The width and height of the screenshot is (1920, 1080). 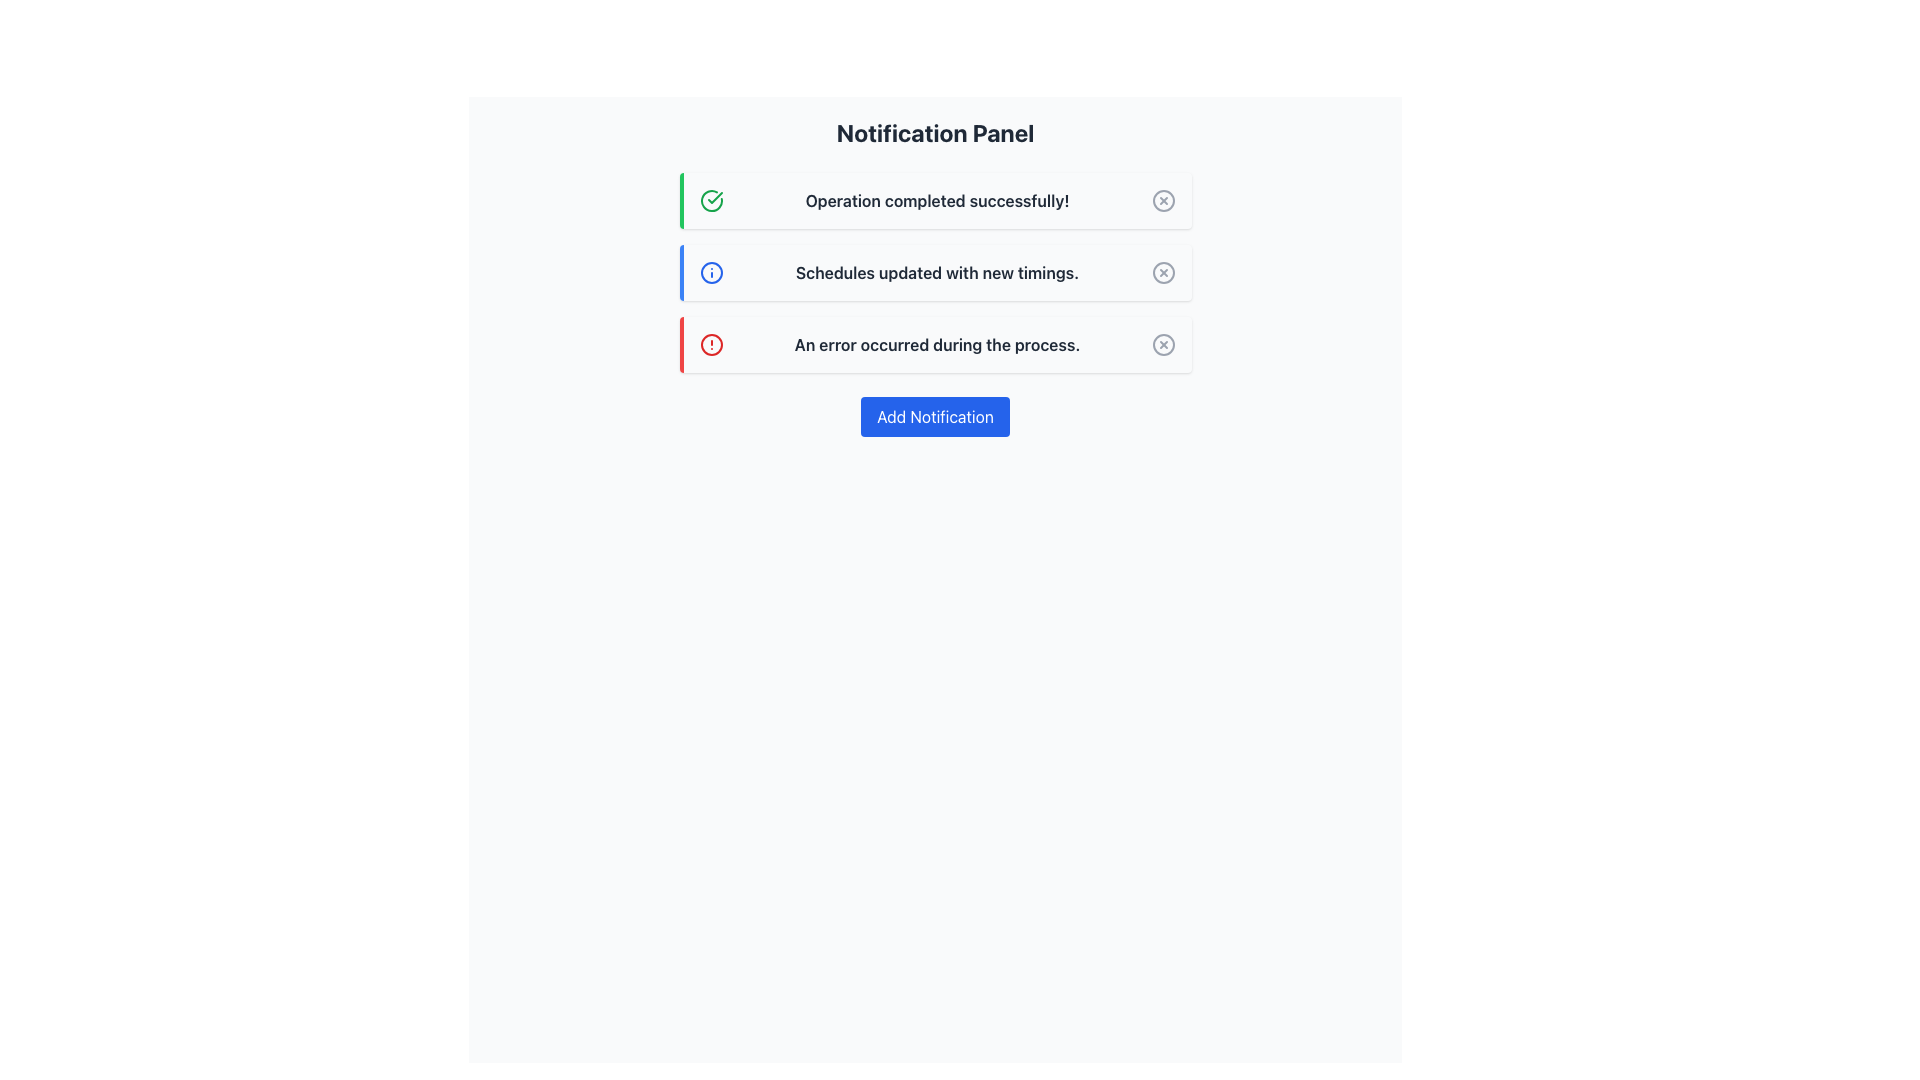 I want to click on the circular gray button with a cross inside, located to the right of the text 'Operation completed successfully!' in the green-bordered notification box, so click(x=1163, y=200).